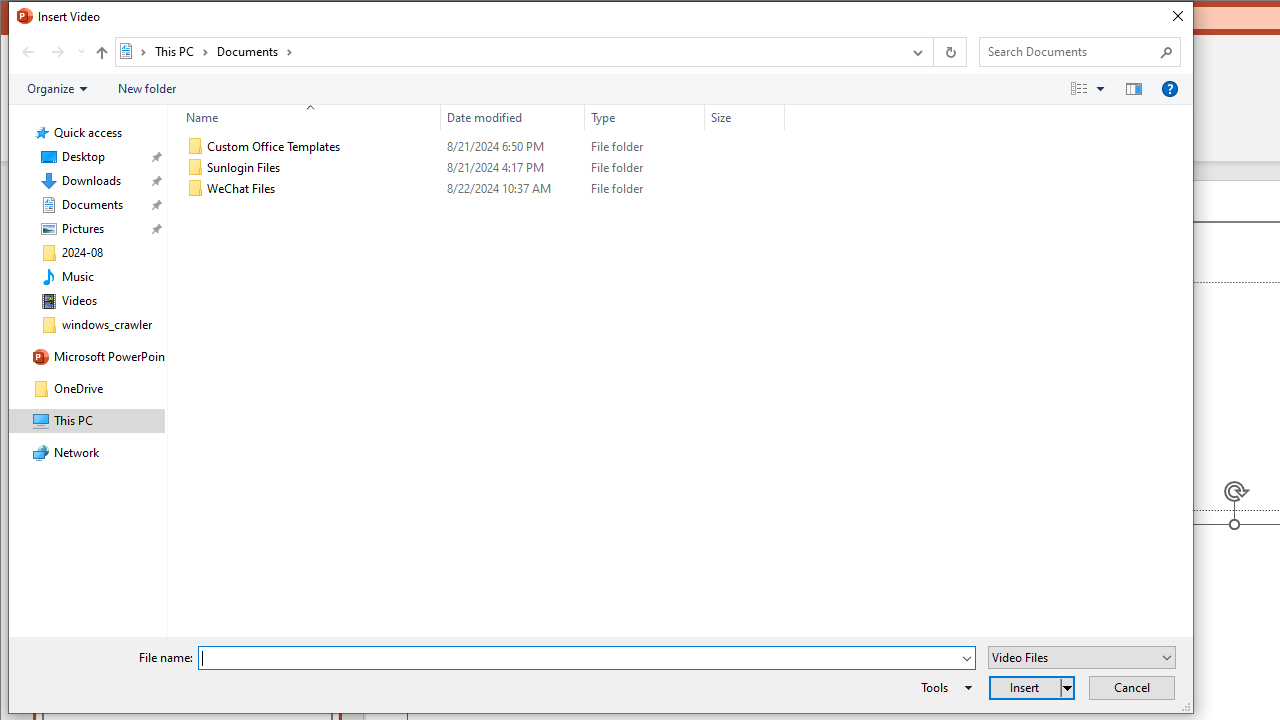 Image resolution: width=1280 pixels, height=720 pixels. Describe the element at coordinates (743, 117) in the screenshot. I see `'Size'` at that location.